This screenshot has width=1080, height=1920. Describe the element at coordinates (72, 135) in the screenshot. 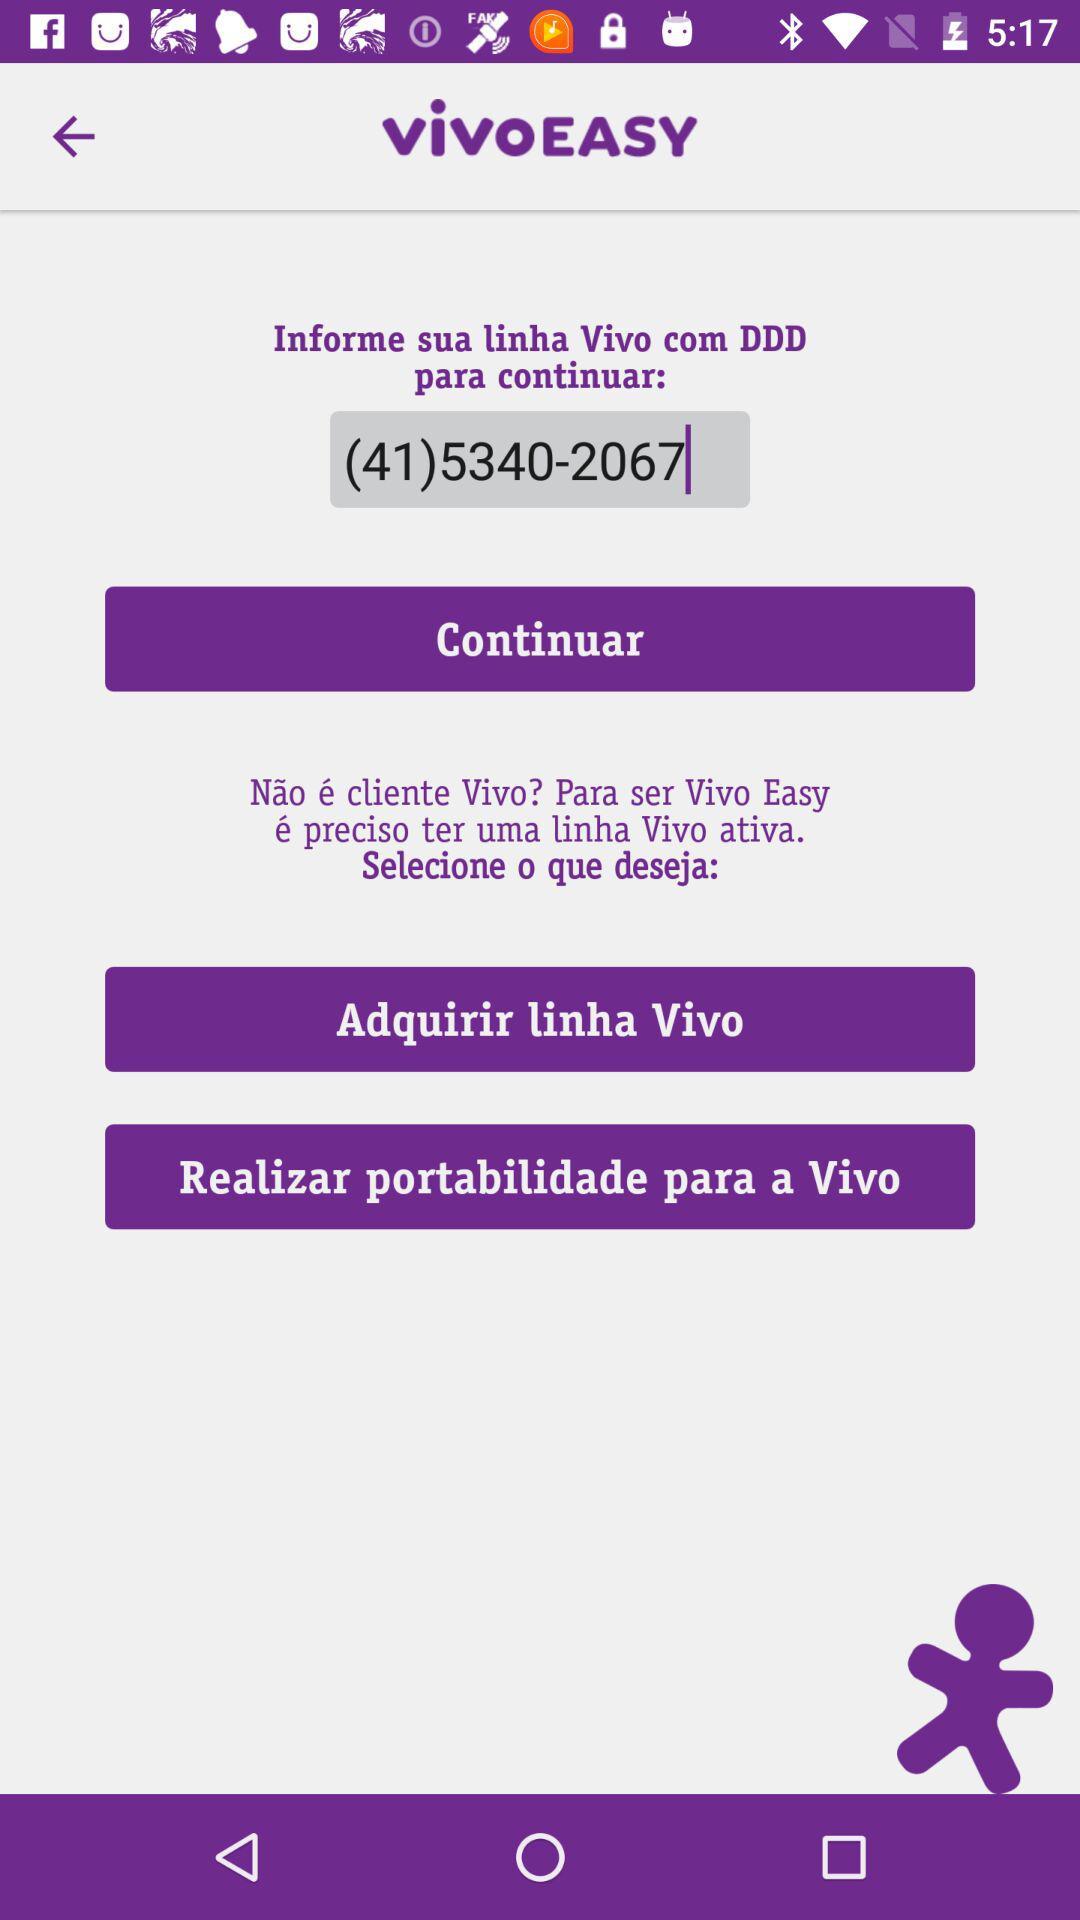

I see `the icon at the top left corner` at that location.